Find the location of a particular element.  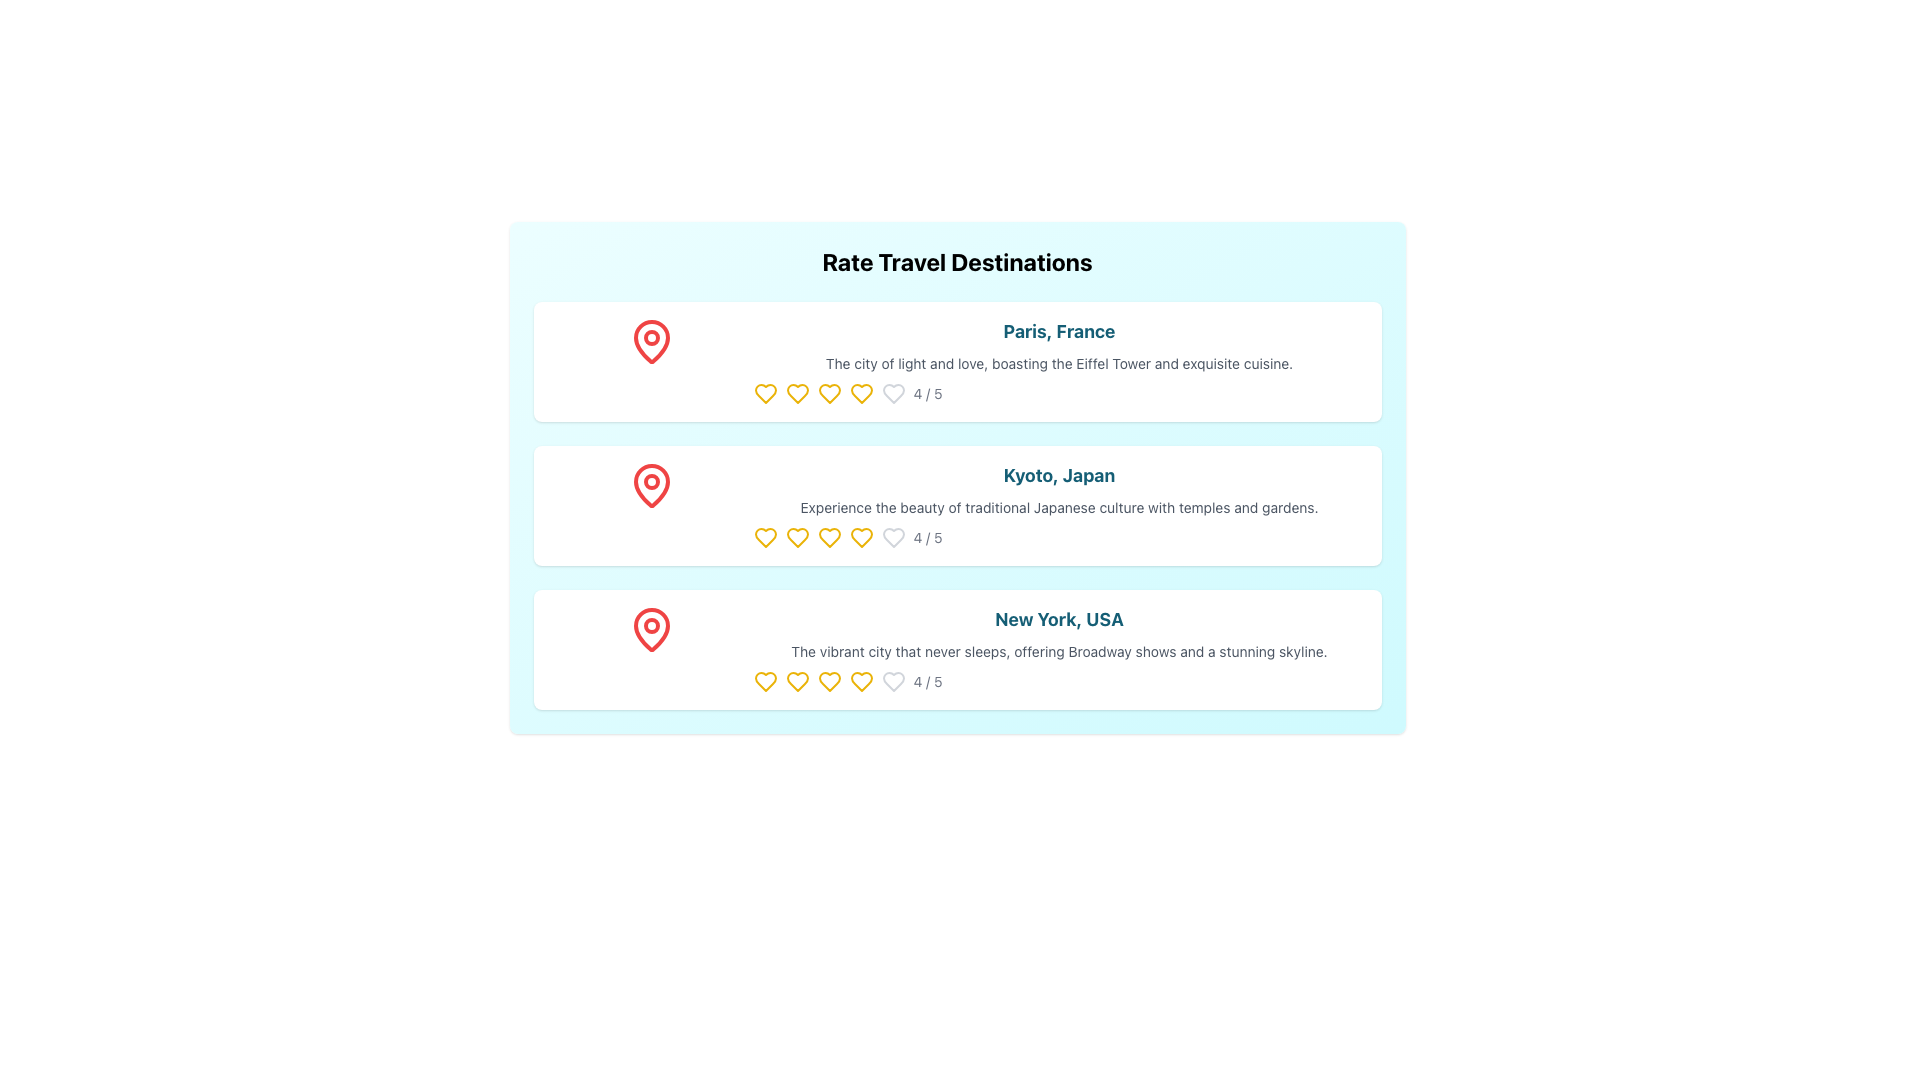

the fifth heart icon in the rating section below the text description of 'New York, USA.' is located at coordinates (764, 681).